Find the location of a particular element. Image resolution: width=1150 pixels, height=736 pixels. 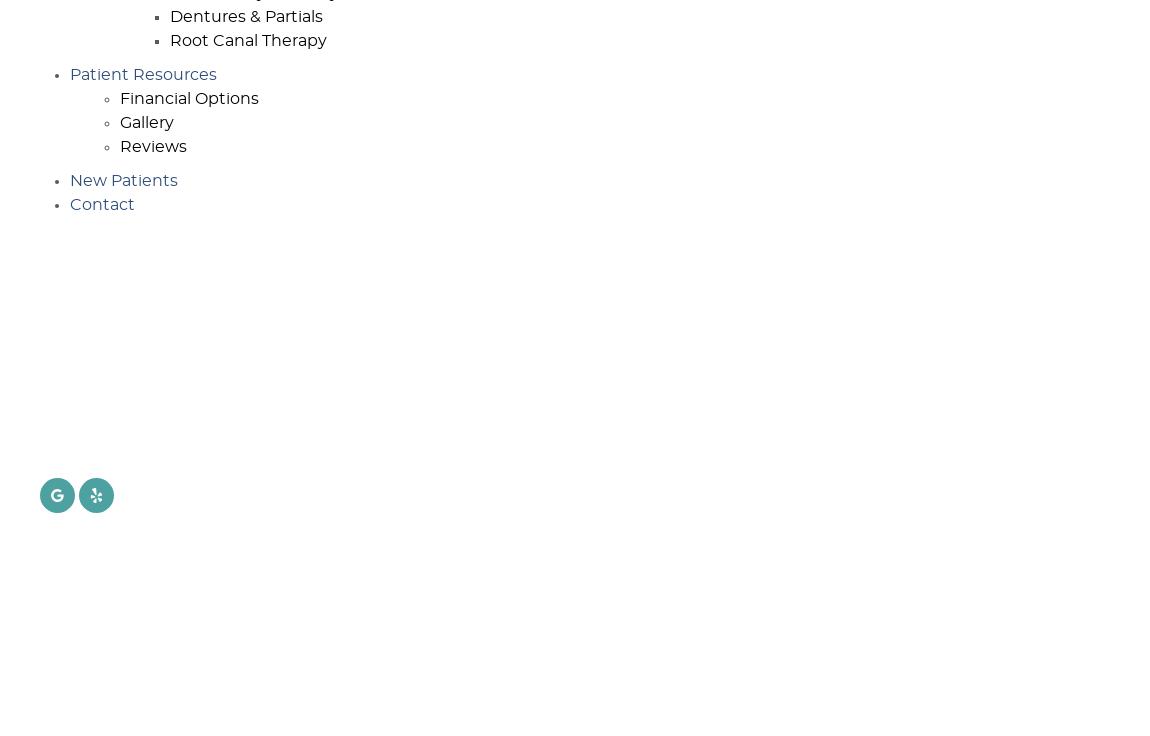

'Invisalign and the Invisalign logo, among others, are trademarks of Align Technology, Inc., and are registered in the U.S. and other countries.' is located at coordinates (203, 630).